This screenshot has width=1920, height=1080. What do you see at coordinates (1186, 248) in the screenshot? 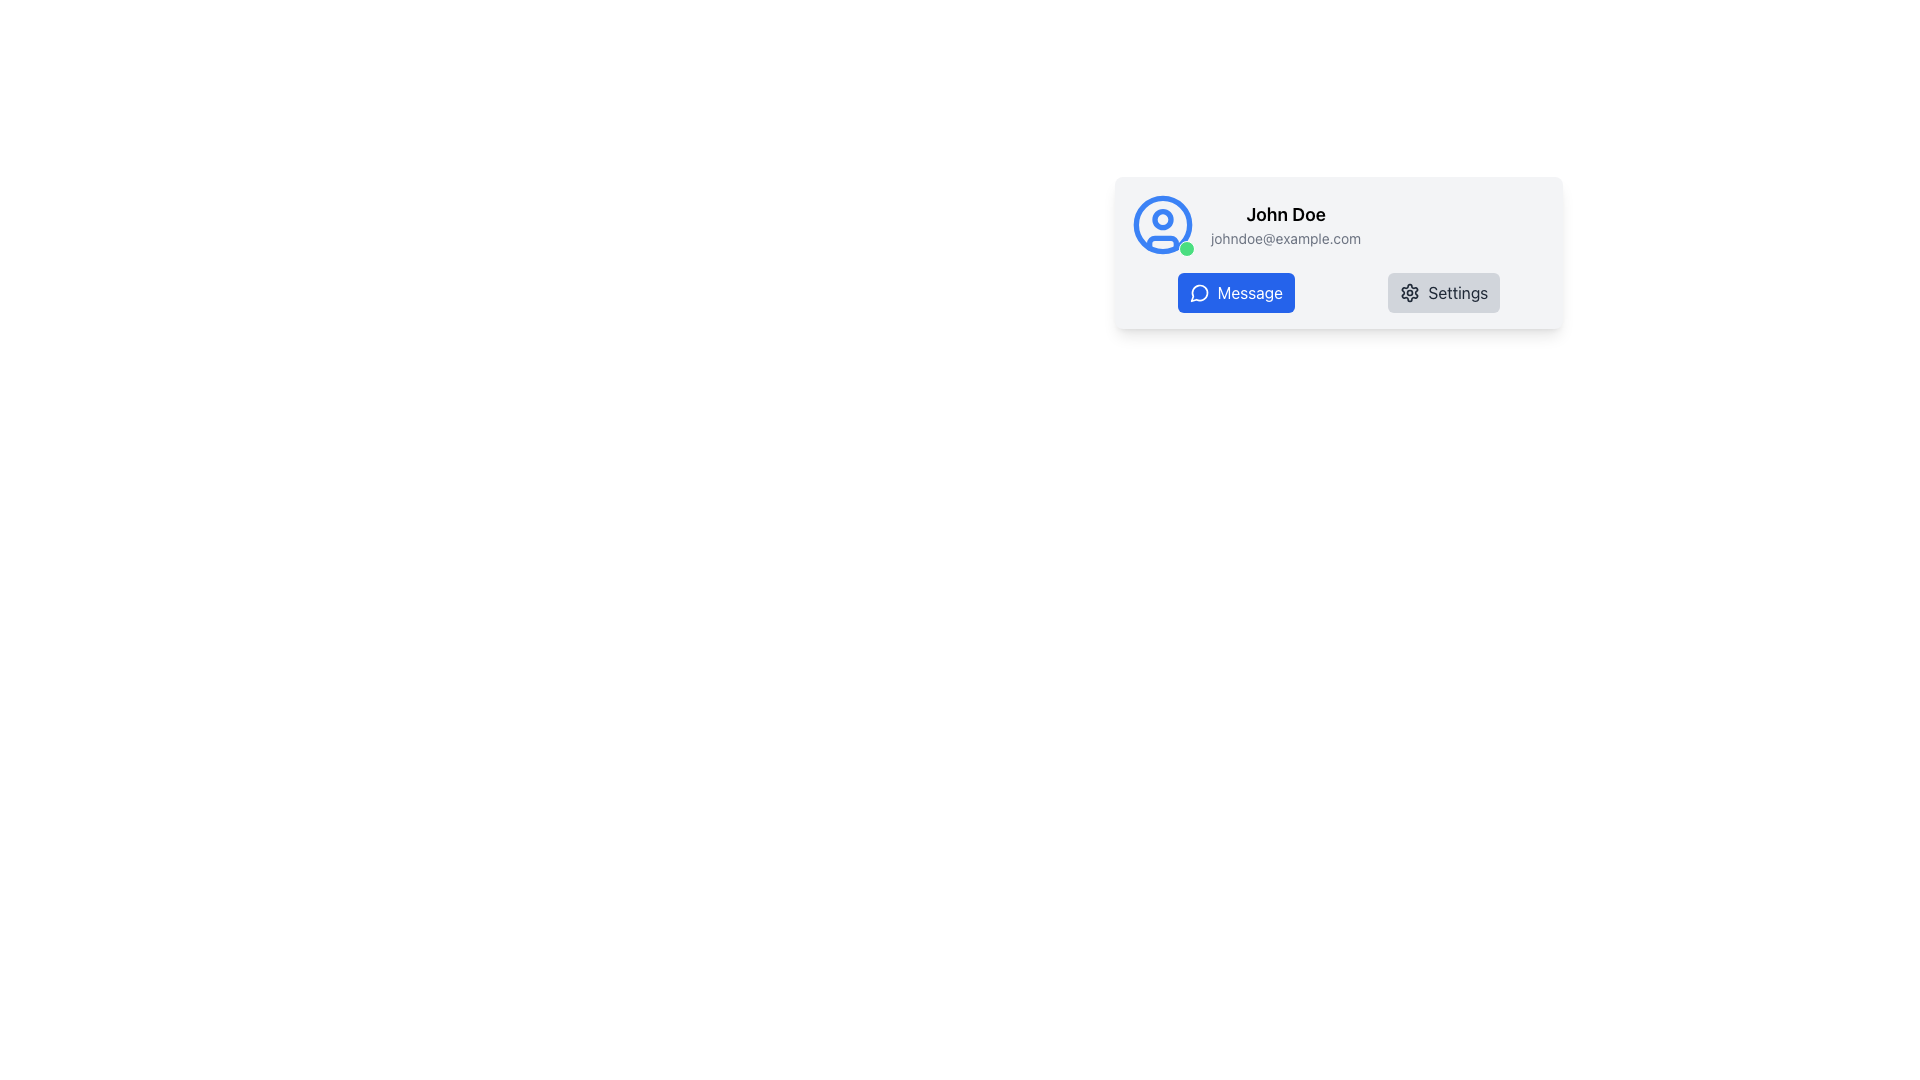
I see `the small green circular Status Indicator Badge located at the bottom-right corner of the profile avatar` at bounding box center [1186, 248].